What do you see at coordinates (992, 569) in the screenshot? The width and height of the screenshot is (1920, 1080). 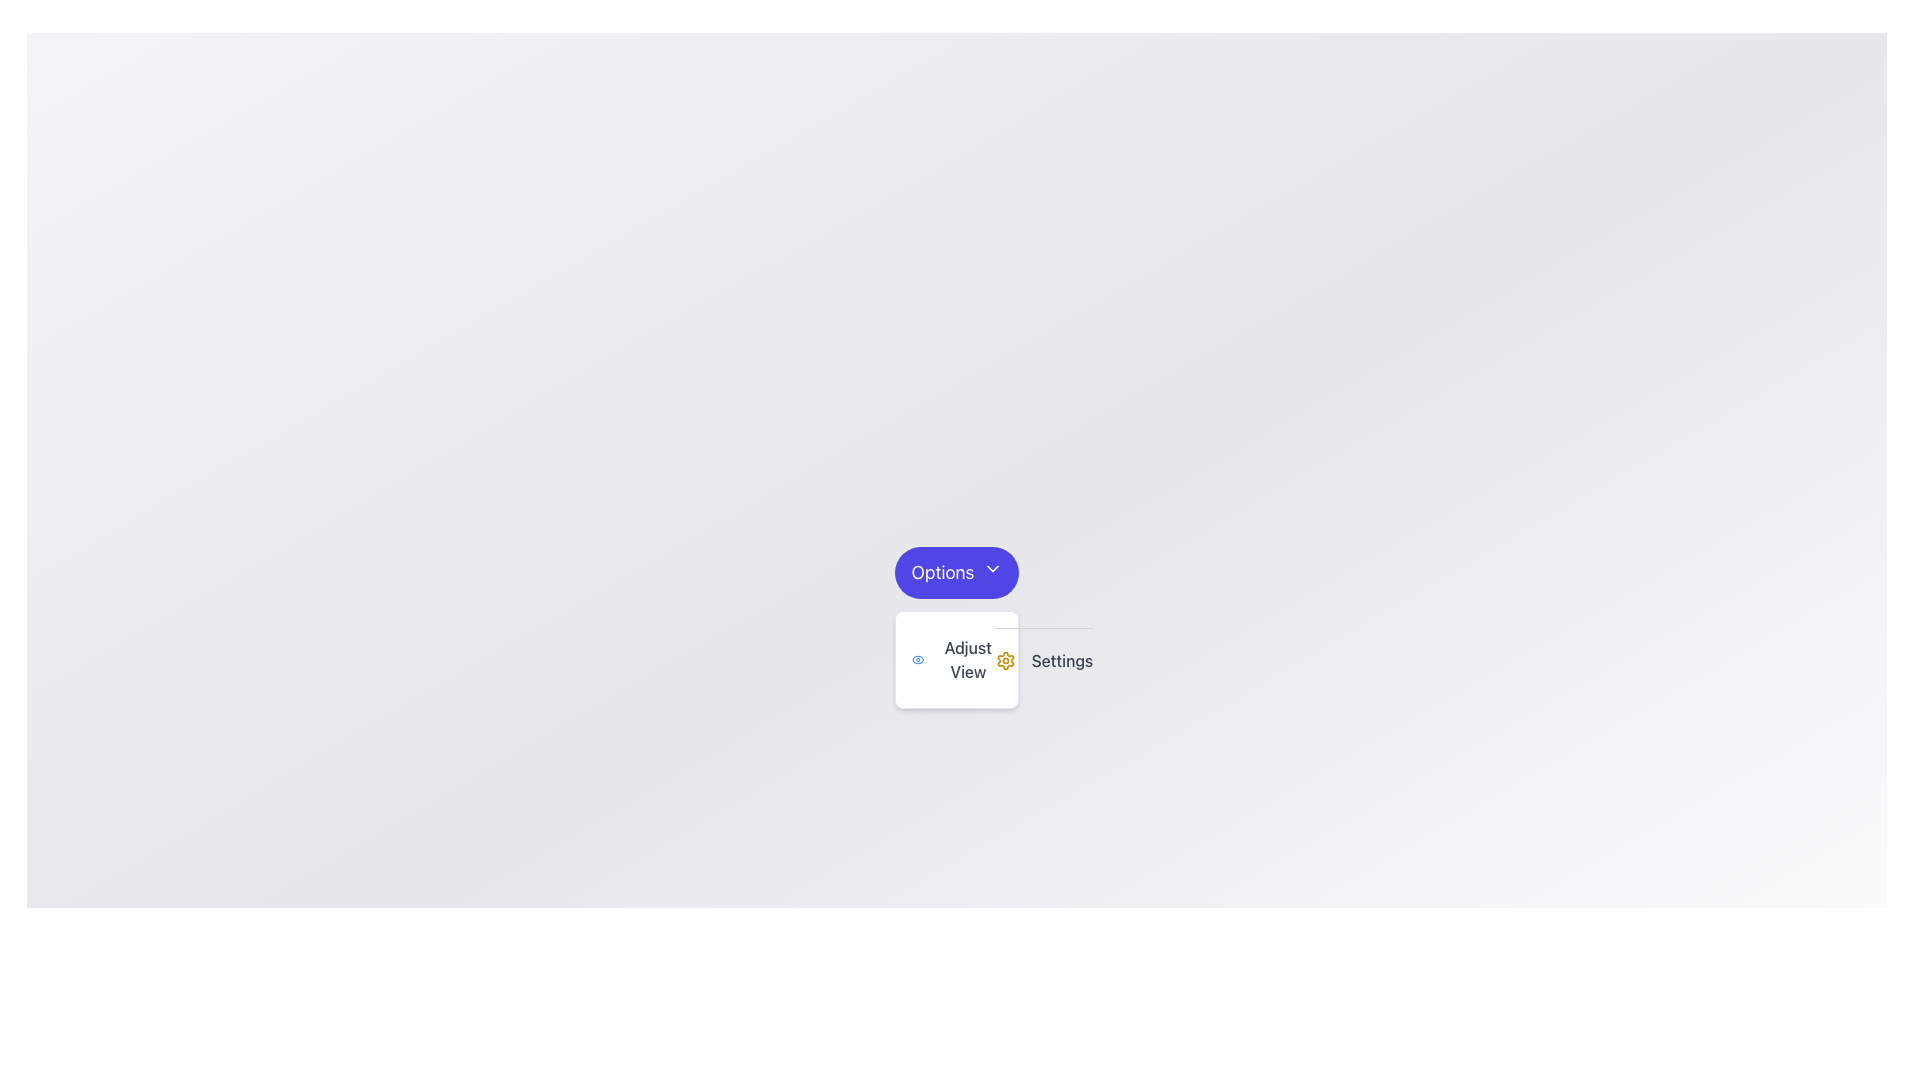 I see `the chevron icon located to the right of the text 'Options' within the pill-shaped button` at bounding box center [992, 569].